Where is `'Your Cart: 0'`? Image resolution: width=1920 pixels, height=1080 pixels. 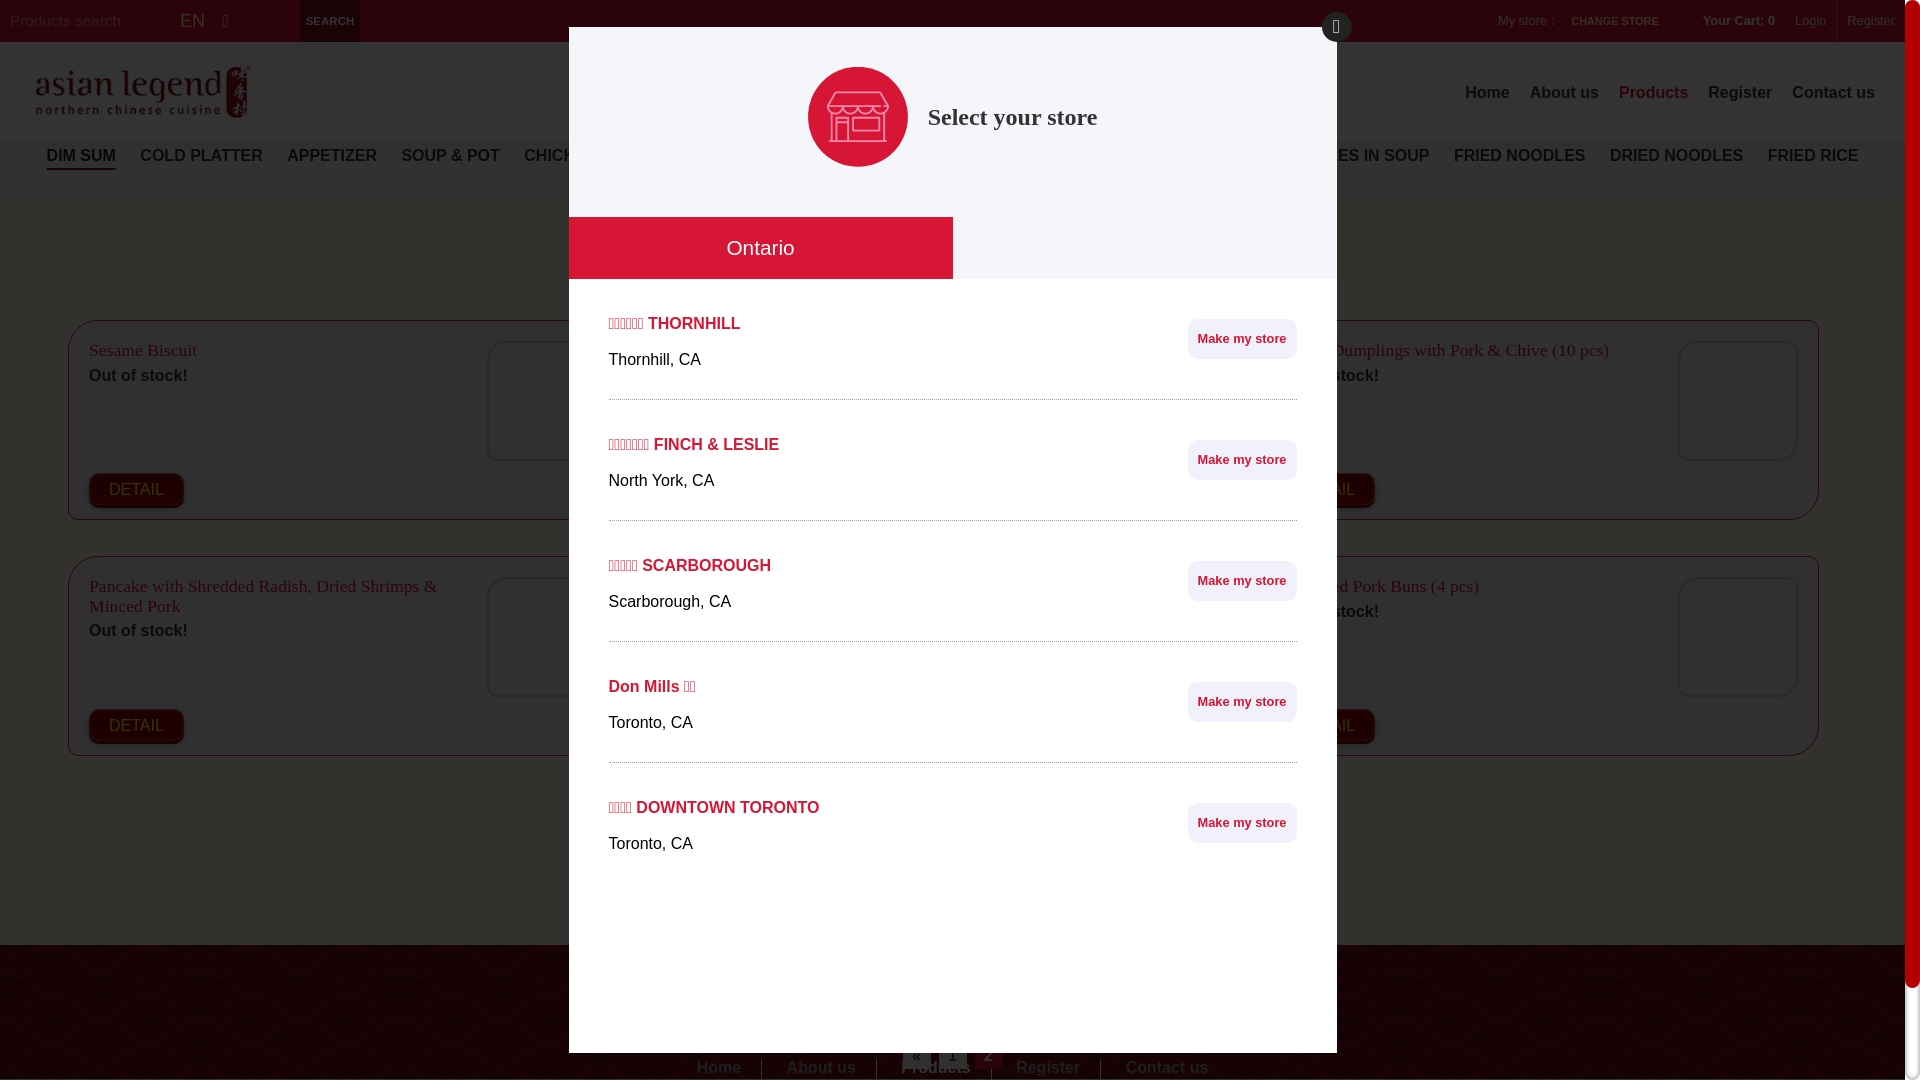 'Your Cart: 0' is located at coordinates (1731, 20).